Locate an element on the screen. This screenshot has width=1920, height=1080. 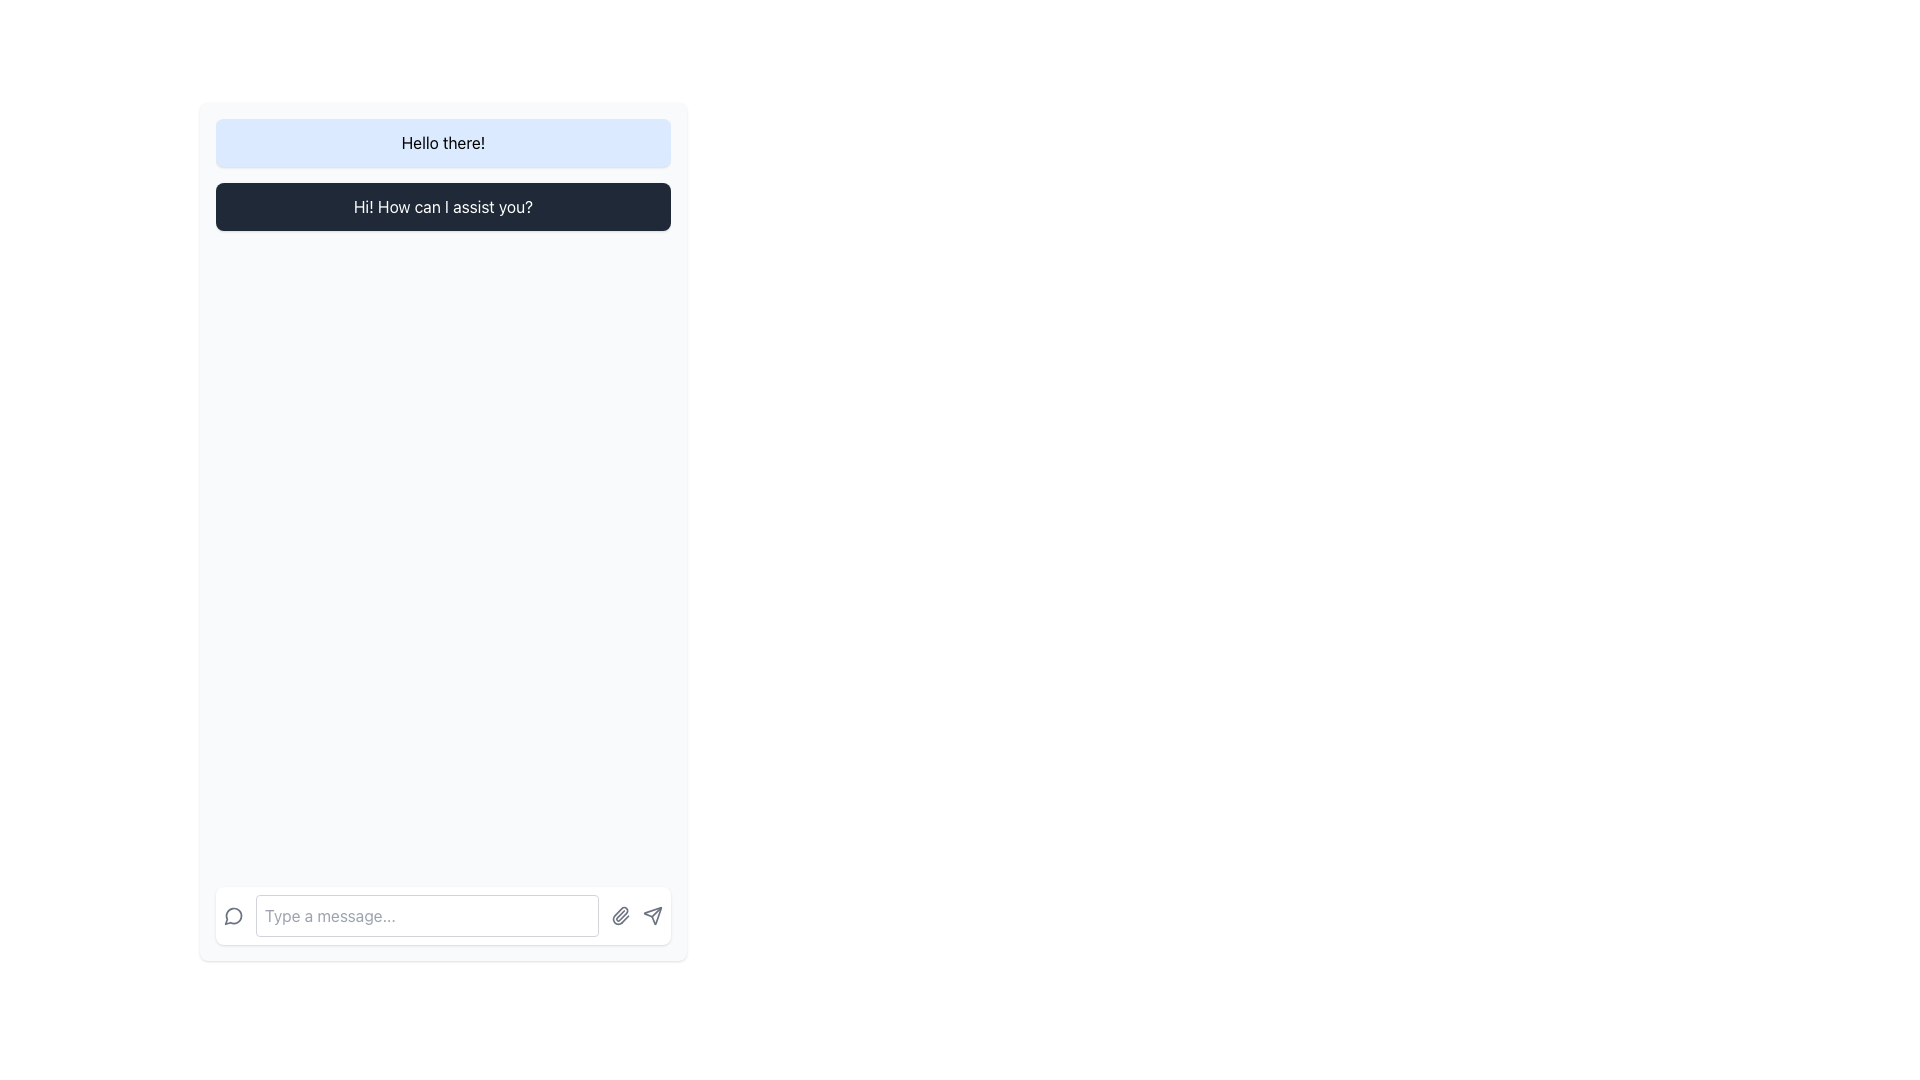
the rectangular text box with a dark background (gray-800) and white text, styled with rounded corners and a shadow effect, located below the 'Hello there!' element is located at coordinates (442, 207).